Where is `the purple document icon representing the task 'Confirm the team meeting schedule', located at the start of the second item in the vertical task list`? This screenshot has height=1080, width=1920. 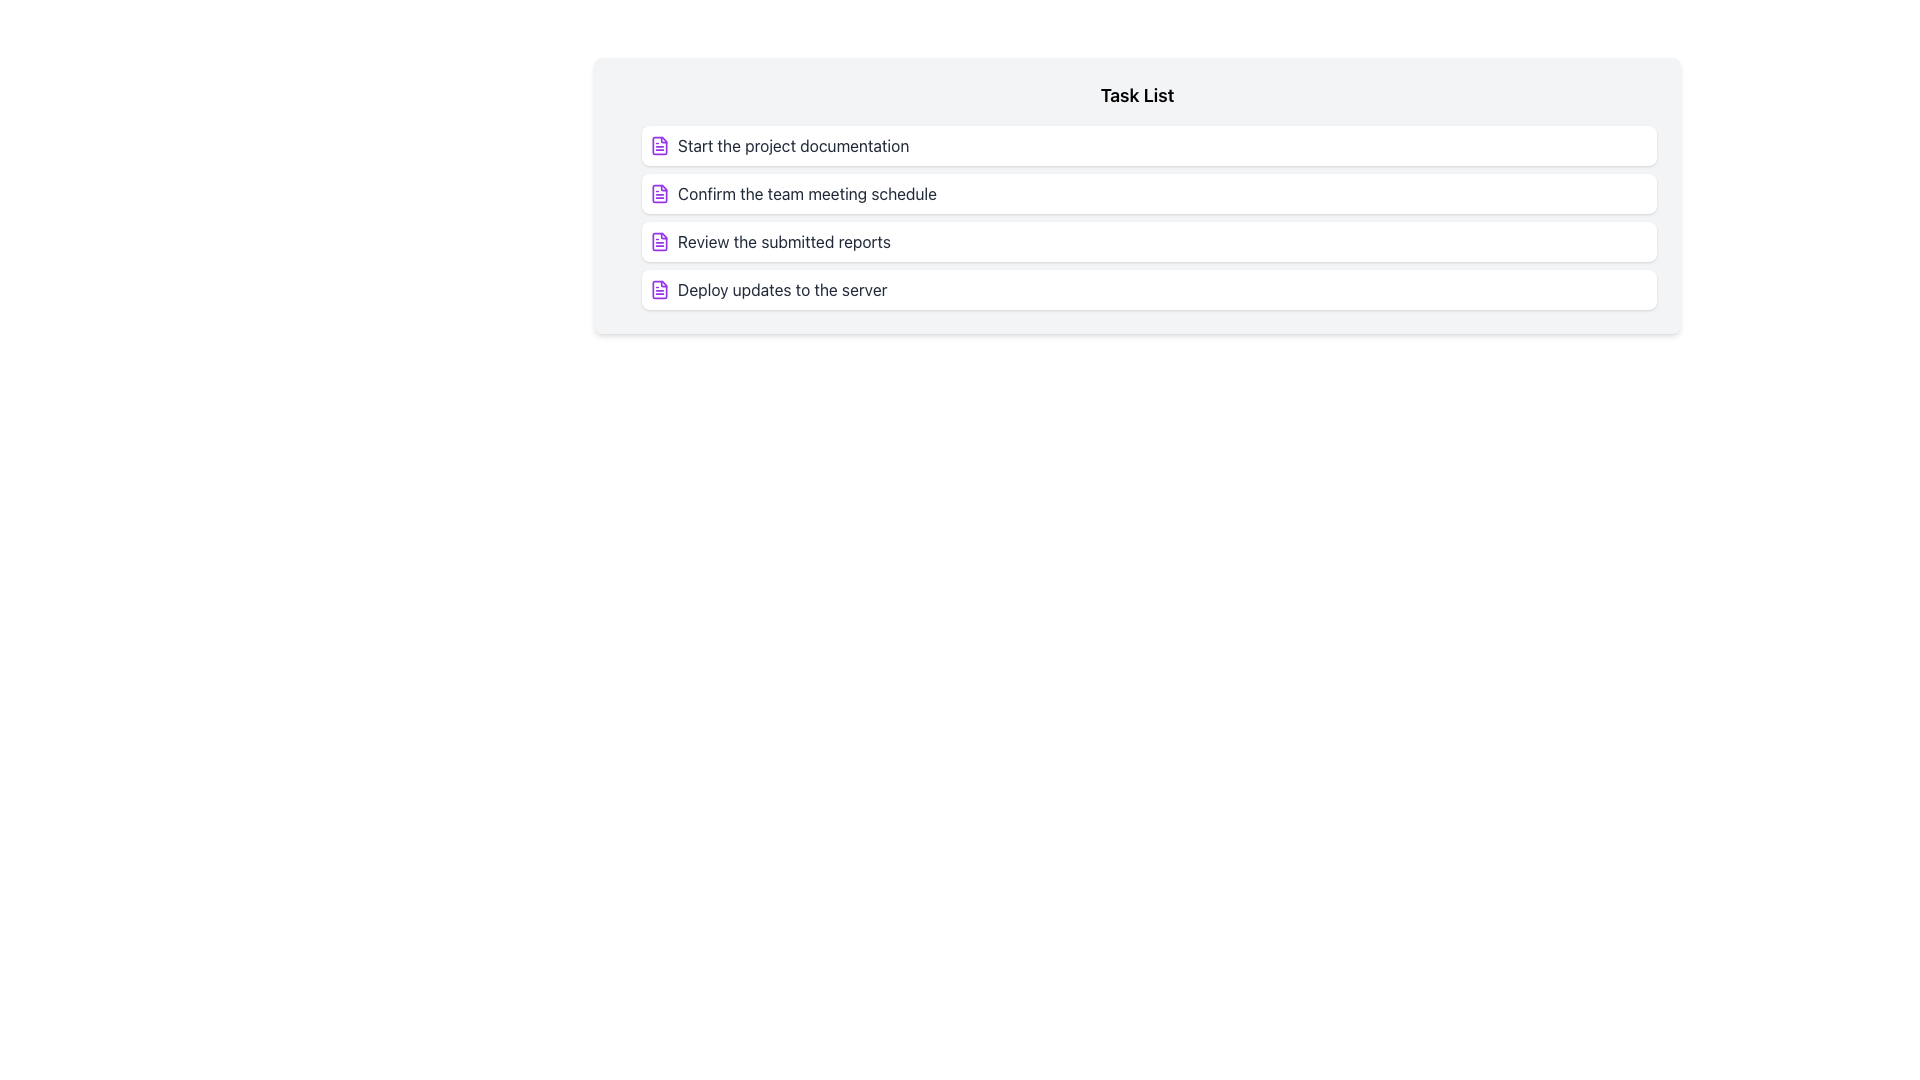 the purple document icon representing the task 'Confirm the team meeting schedule', located at the start of the second item in the vertical task list is located at coordinates (660, 193).